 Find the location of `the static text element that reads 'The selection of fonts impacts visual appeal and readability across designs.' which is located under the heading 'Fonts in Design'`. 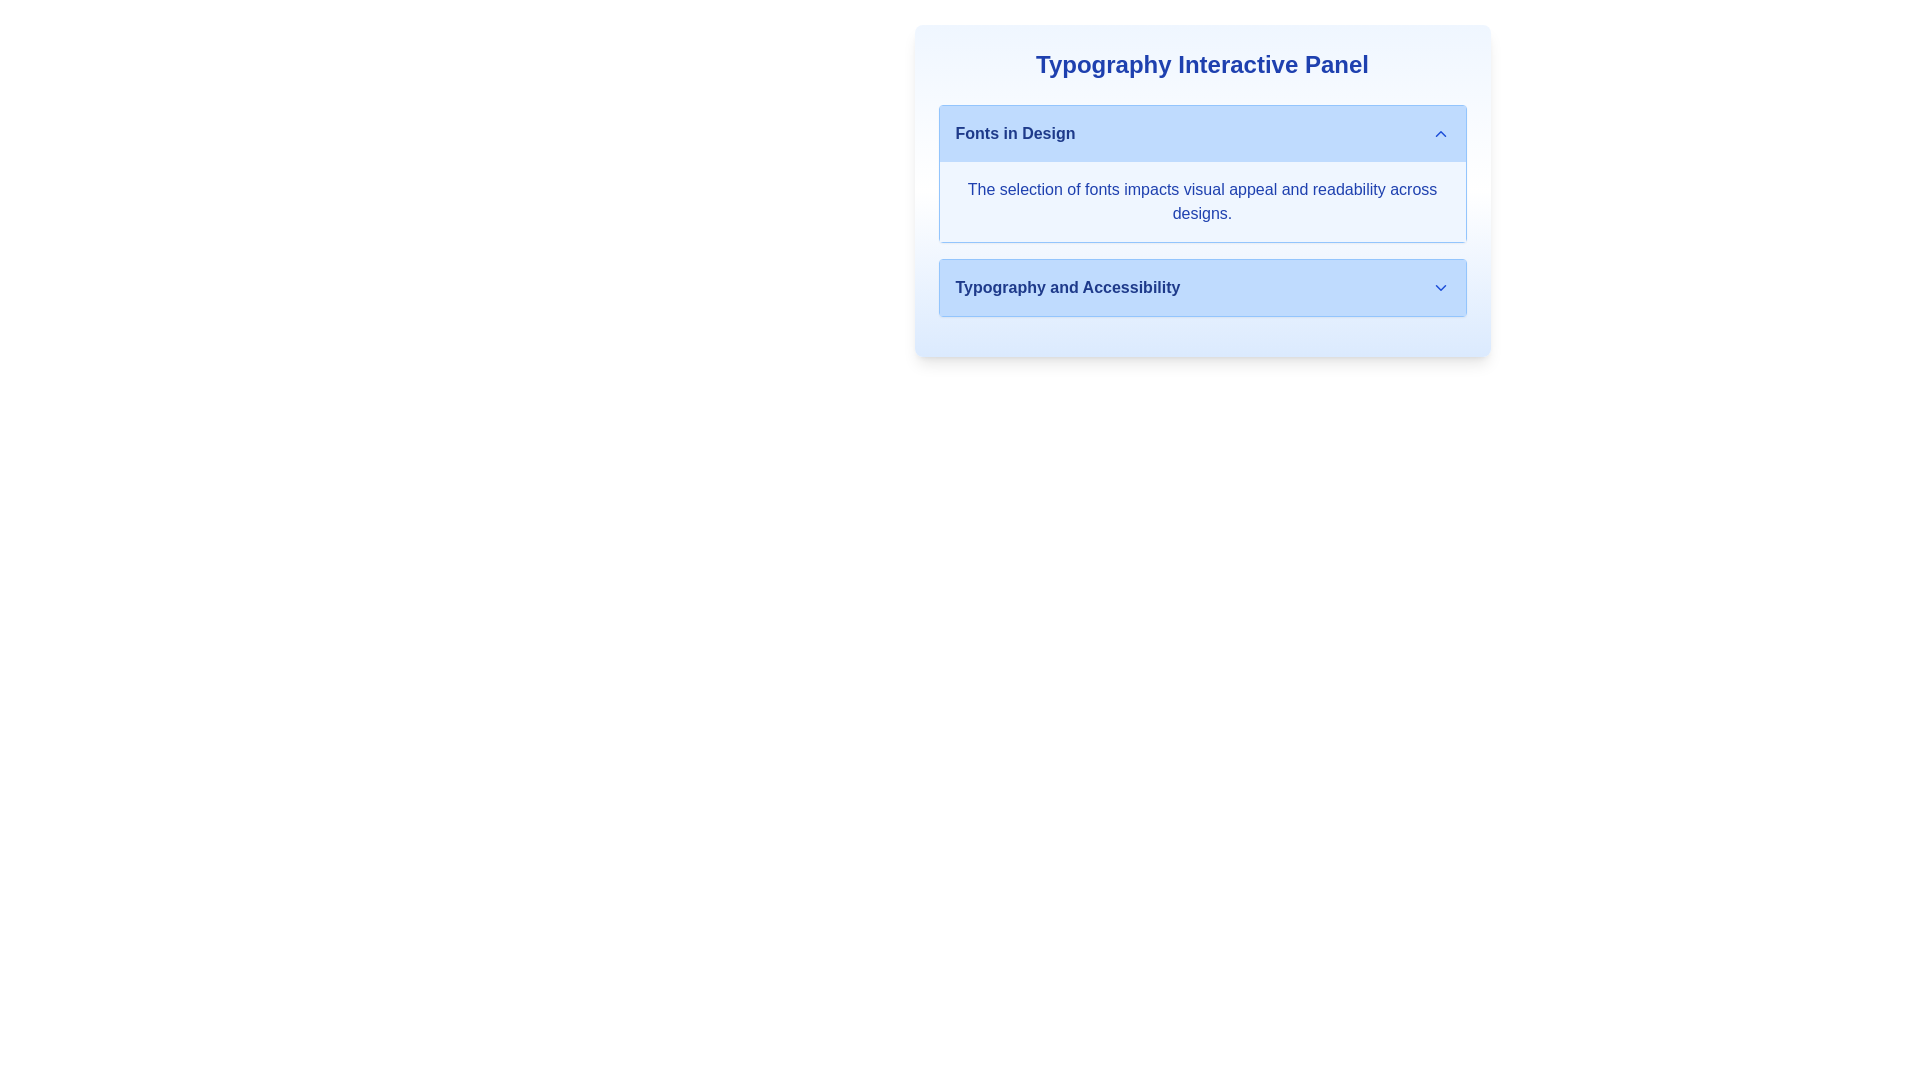

the static text element that reads 'The selection of fonts impacts visual appeal and readability across designs.' which is located under the heading 'Fonts in Design' is located at coordinates (1201, 201).